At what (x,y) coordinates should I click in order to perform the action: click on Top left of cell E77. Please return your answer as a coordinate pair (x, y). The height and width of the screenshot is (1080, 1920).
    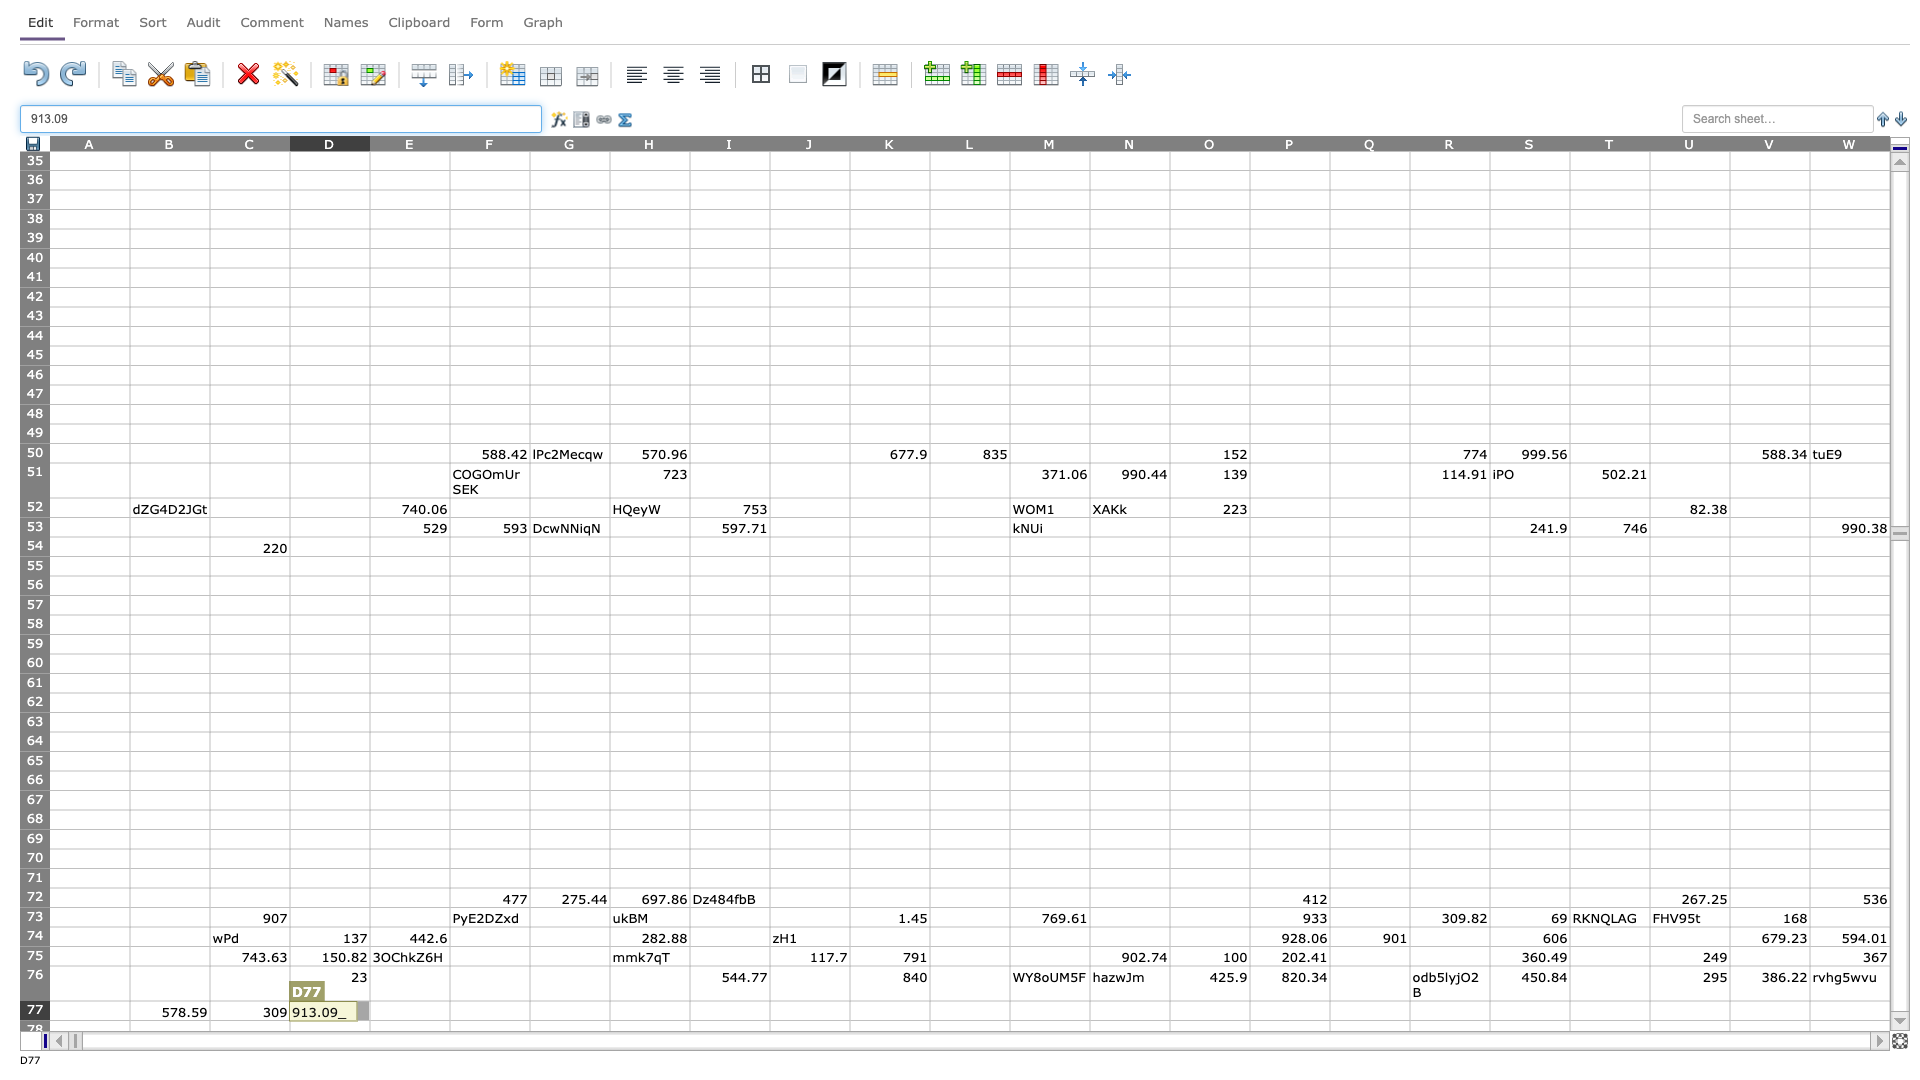
    Looking at the image, I should click on (369, 1001).